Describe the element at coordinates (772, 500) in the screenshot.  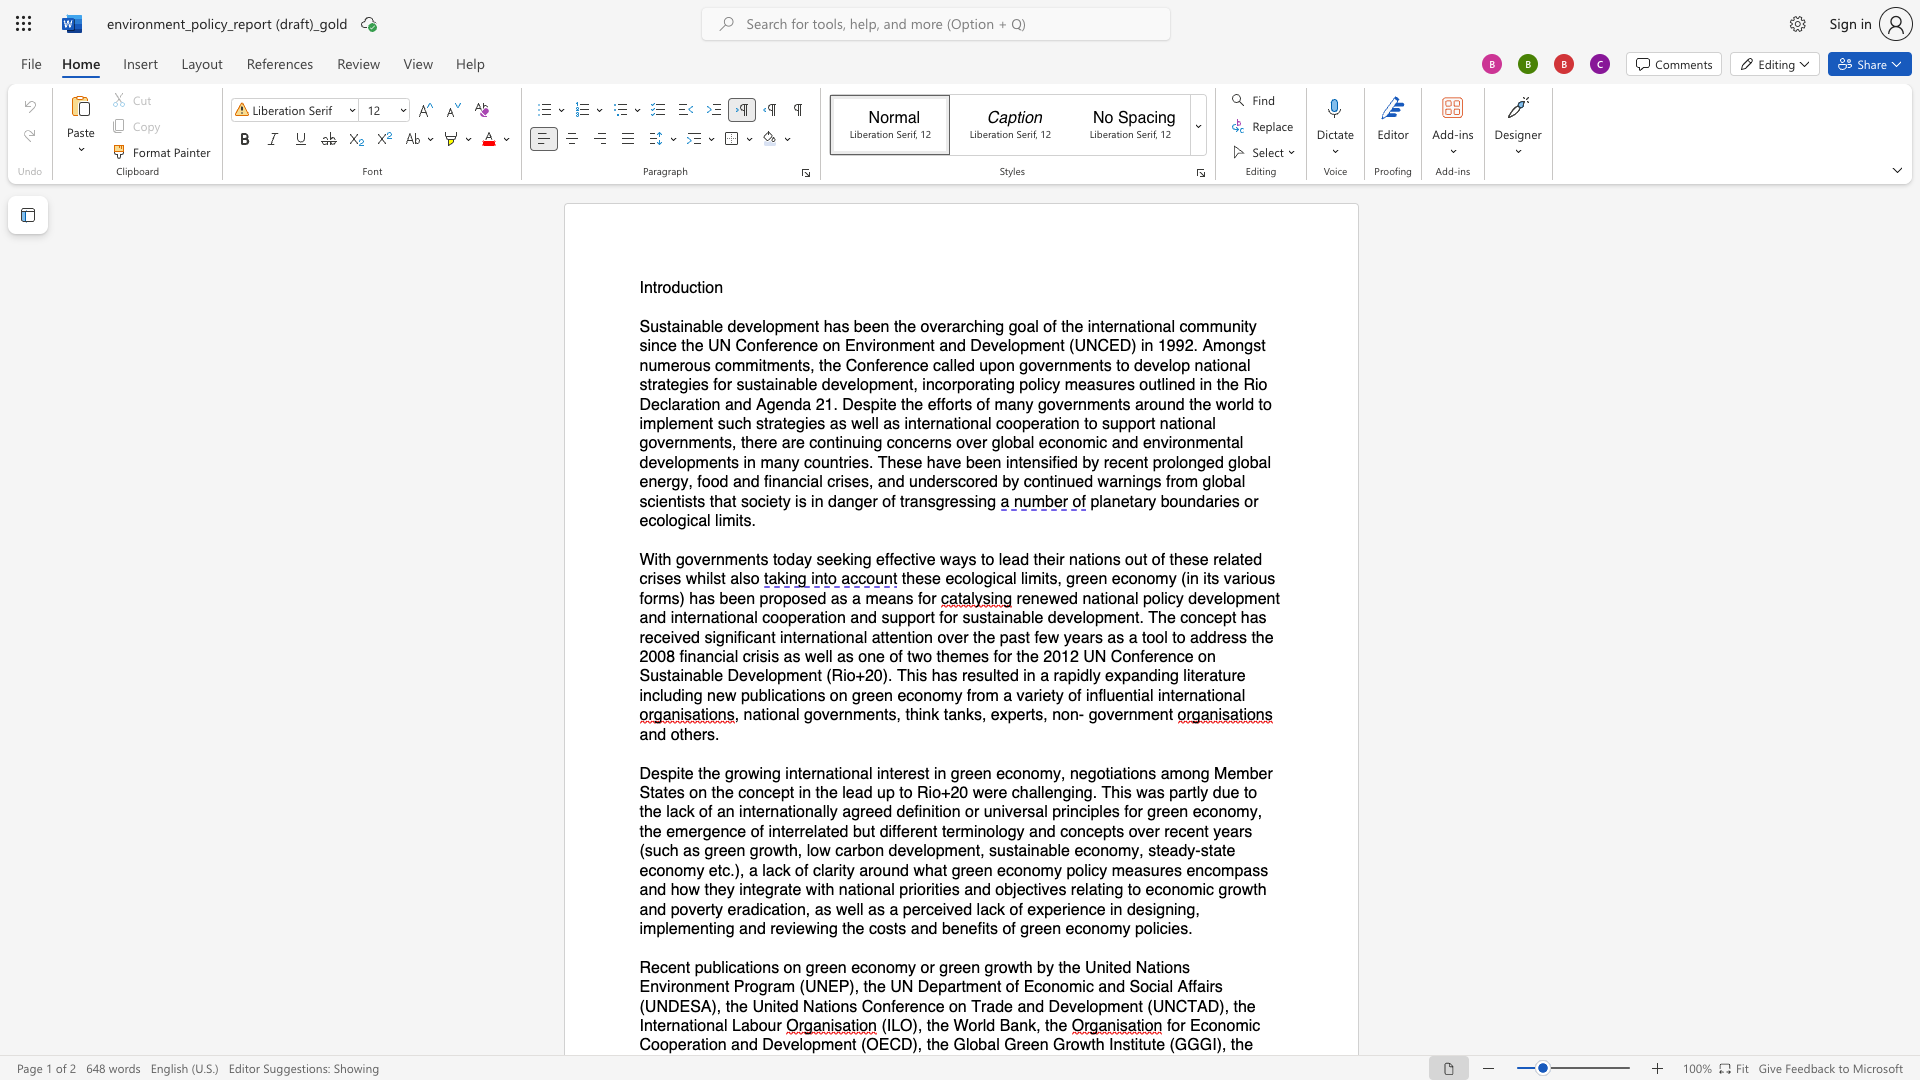
I see `the 6th character "e" in the text` at that location.